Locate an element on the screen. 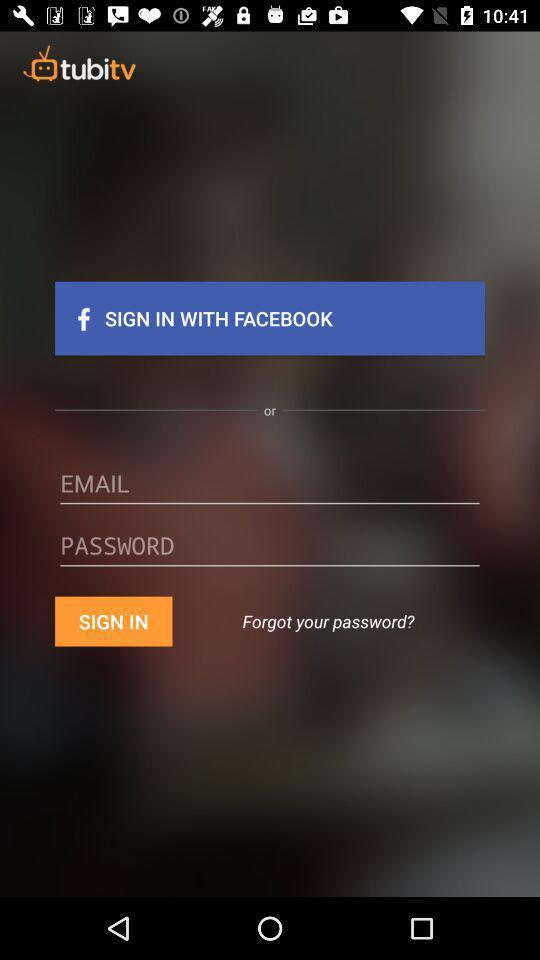  icon to the right of the sign in is located at coordinates (328, 620).